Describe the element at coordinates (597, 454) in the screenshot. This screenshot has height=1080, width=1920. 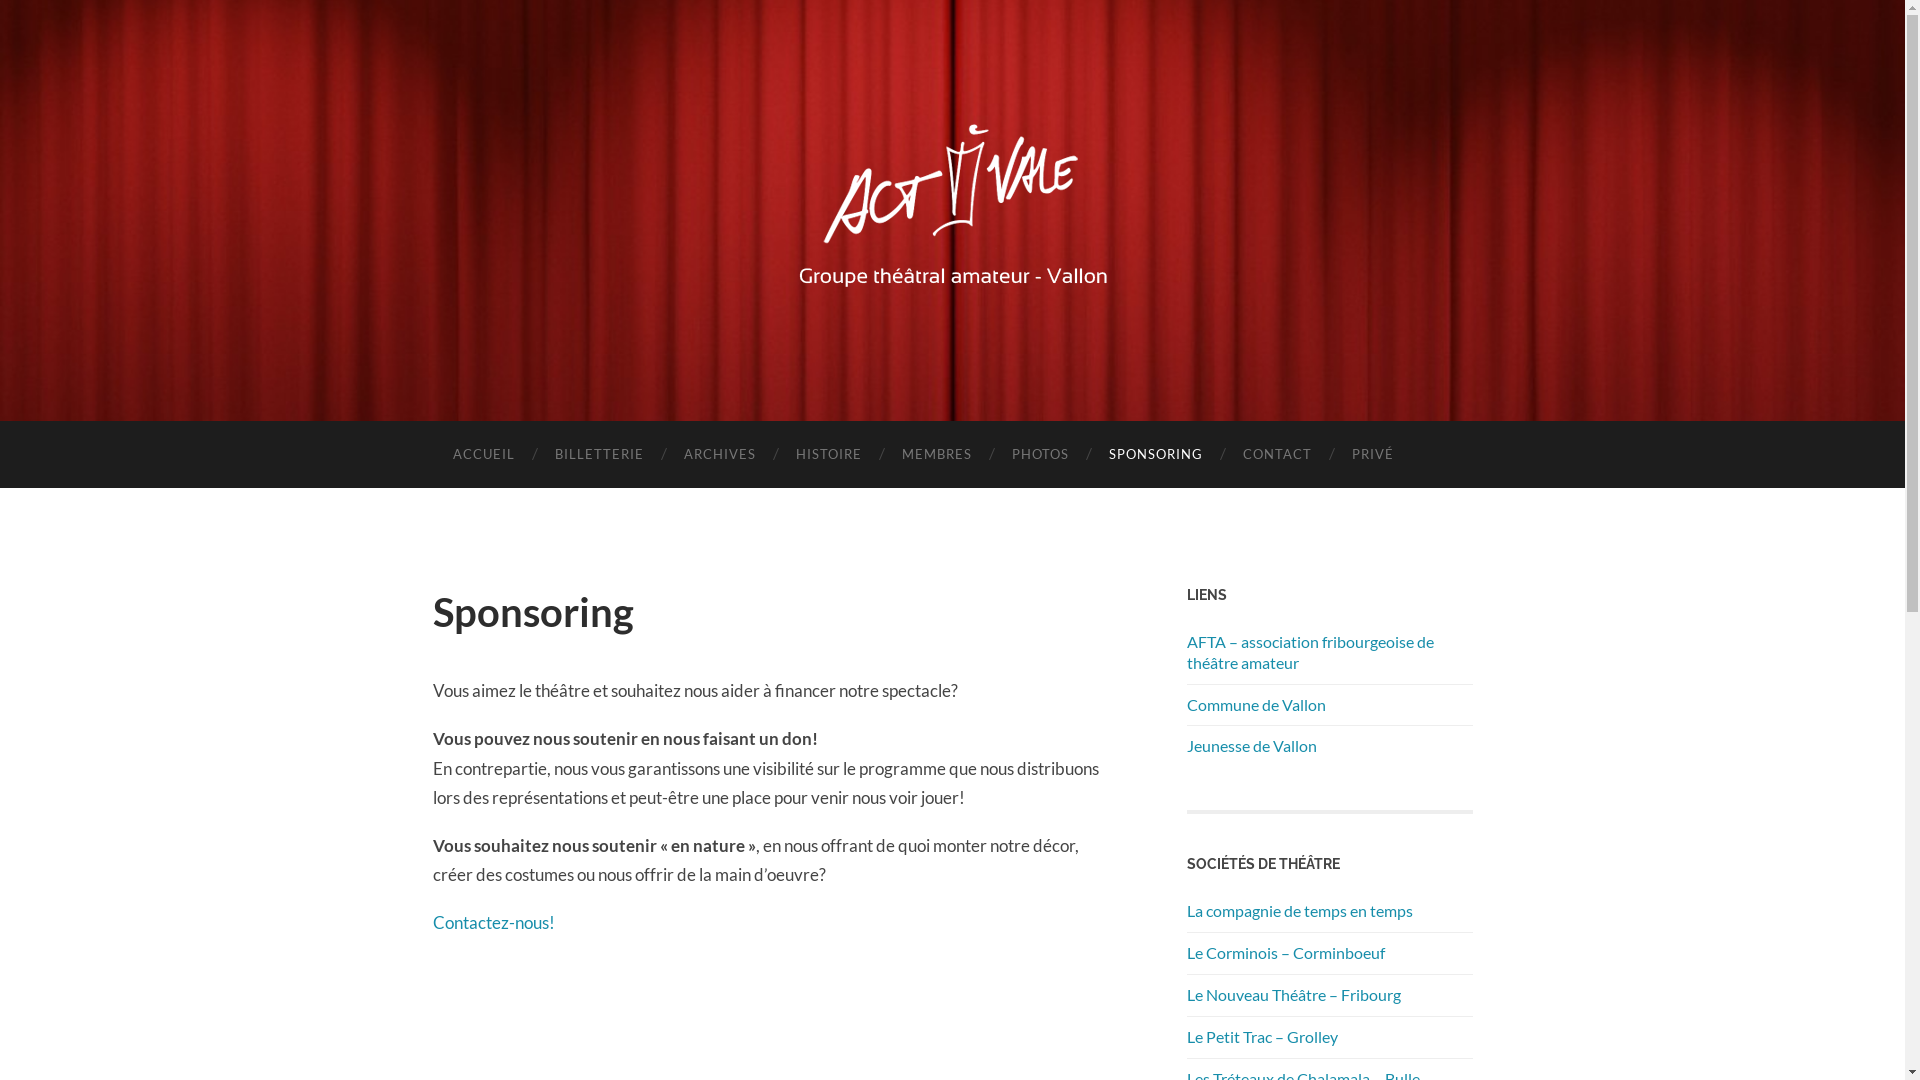
I see `'BILLETTERIE'` at that location.